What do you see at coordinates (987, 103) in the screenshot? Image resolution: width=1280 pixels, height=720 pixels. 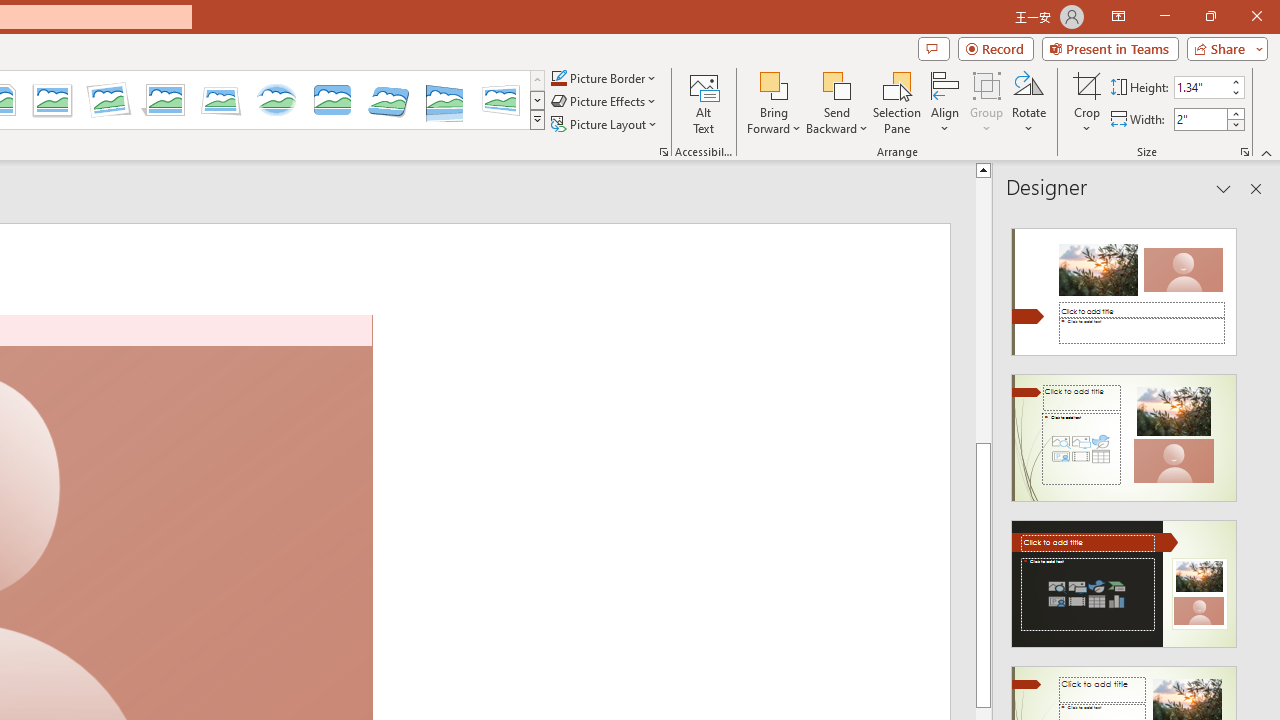 I see `'Group'` at bounding box center [987, 103].